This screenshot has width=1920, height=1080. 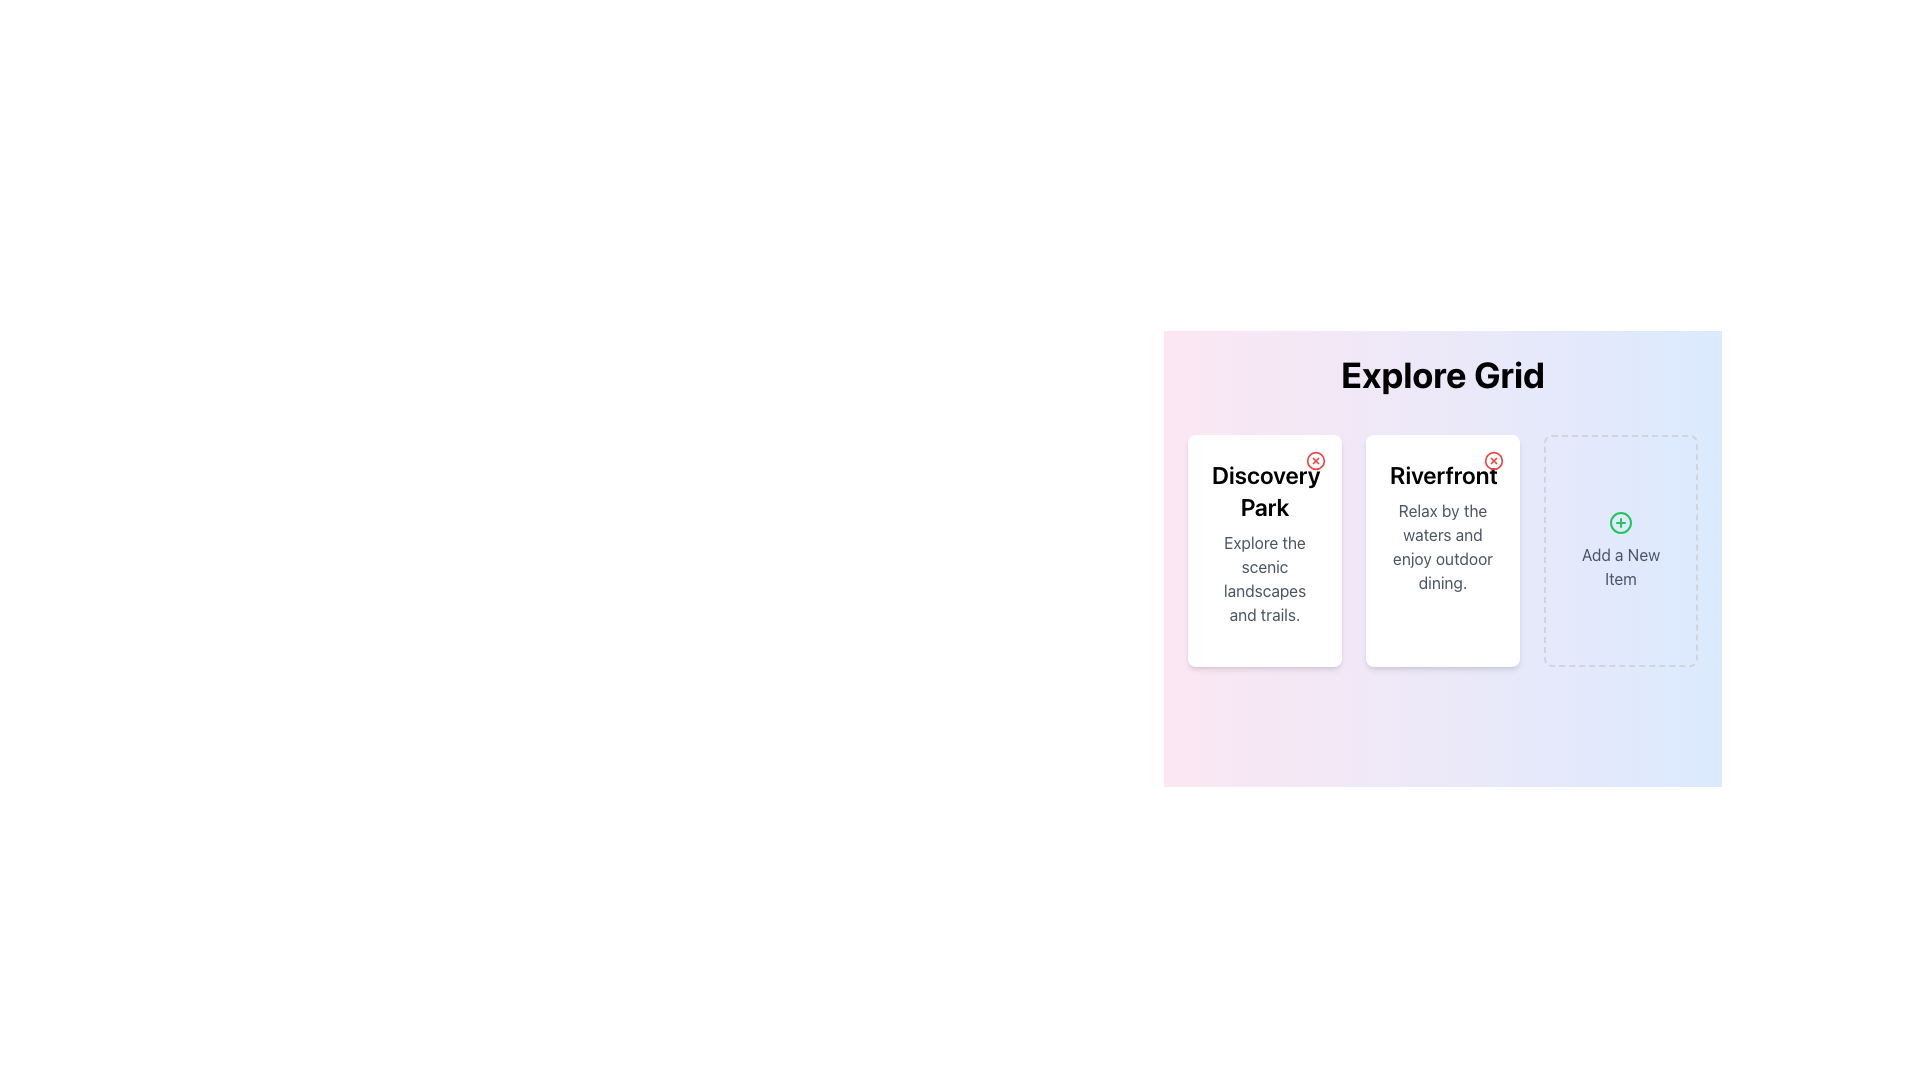 I want to click on the 'Close' button located in the top-right corner of the 'Discovery Park' card, so click(x=1315, y=461).